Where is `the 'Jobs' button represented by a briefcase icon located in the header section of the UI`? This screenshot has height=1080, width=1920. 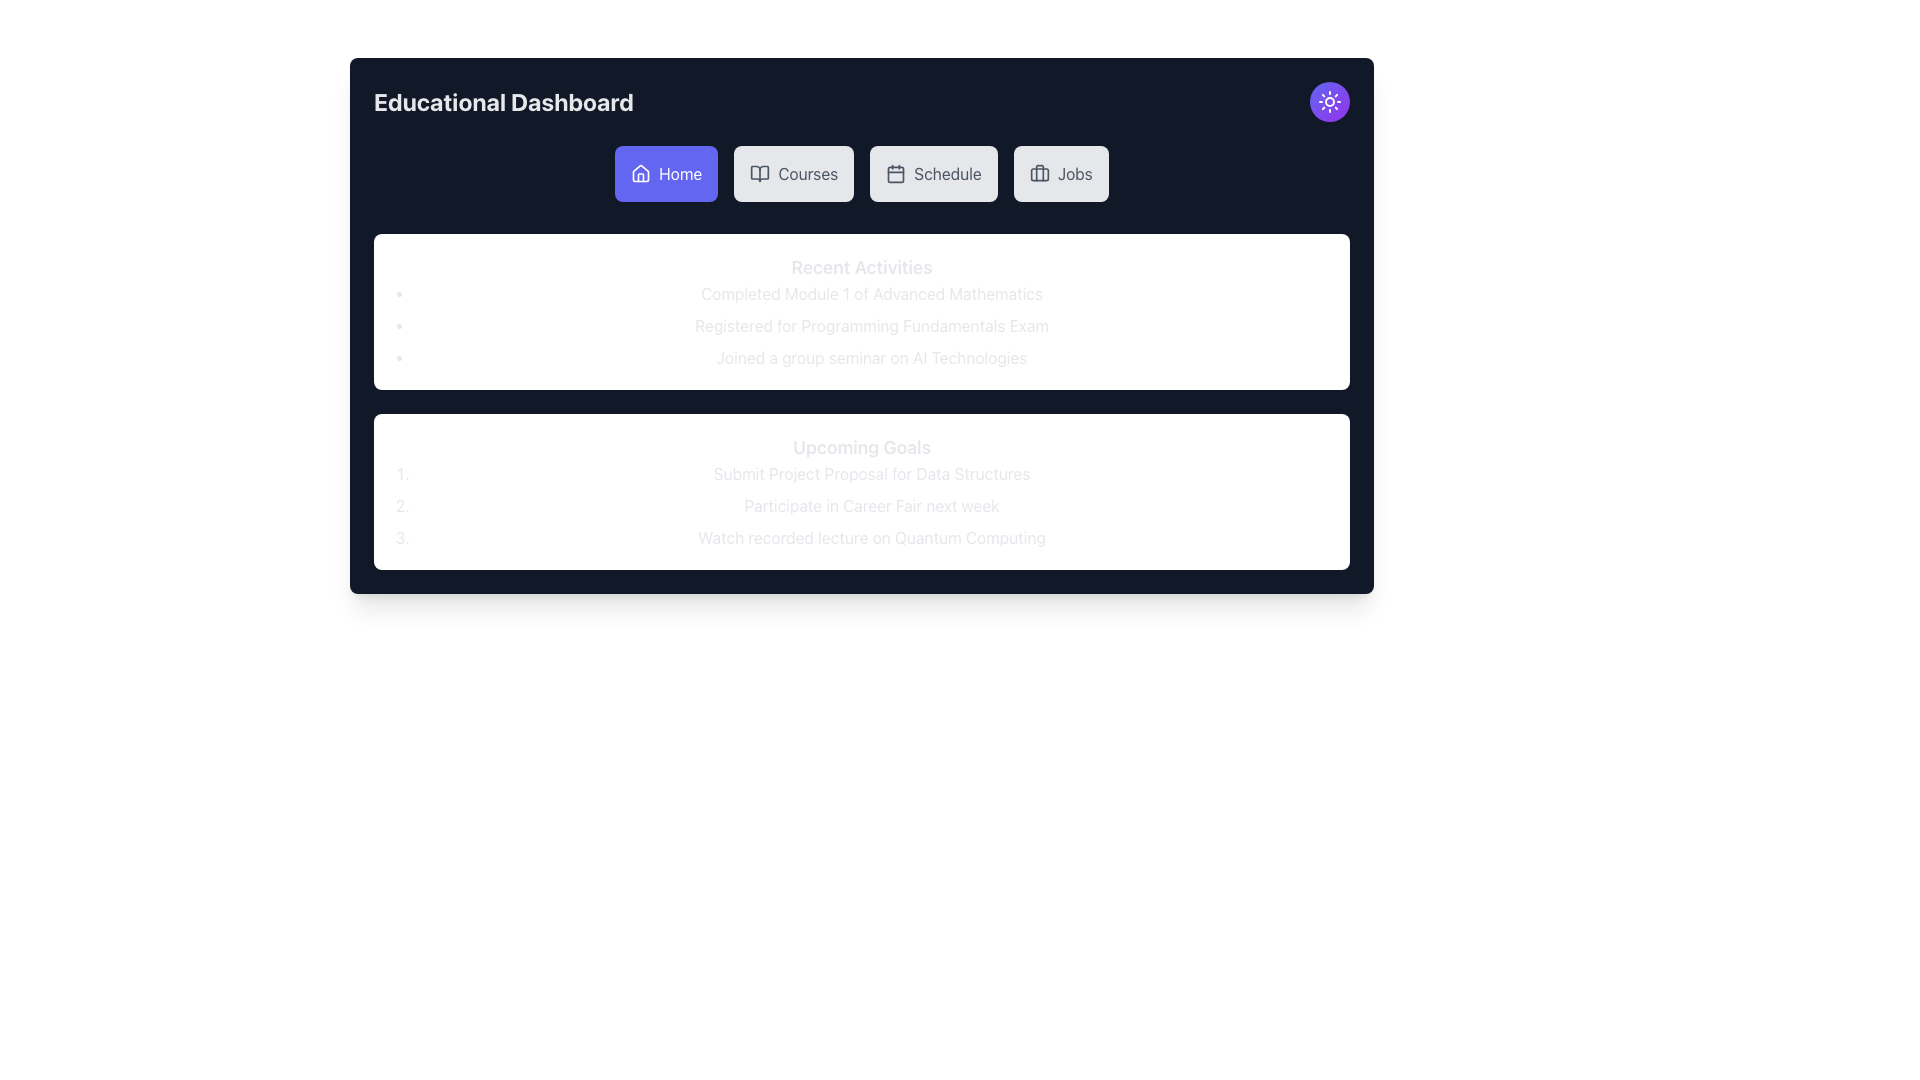 the 'Jobs' button represented by a briefcase icon located in the header section of the UI is located at coordinates (1039, 172).